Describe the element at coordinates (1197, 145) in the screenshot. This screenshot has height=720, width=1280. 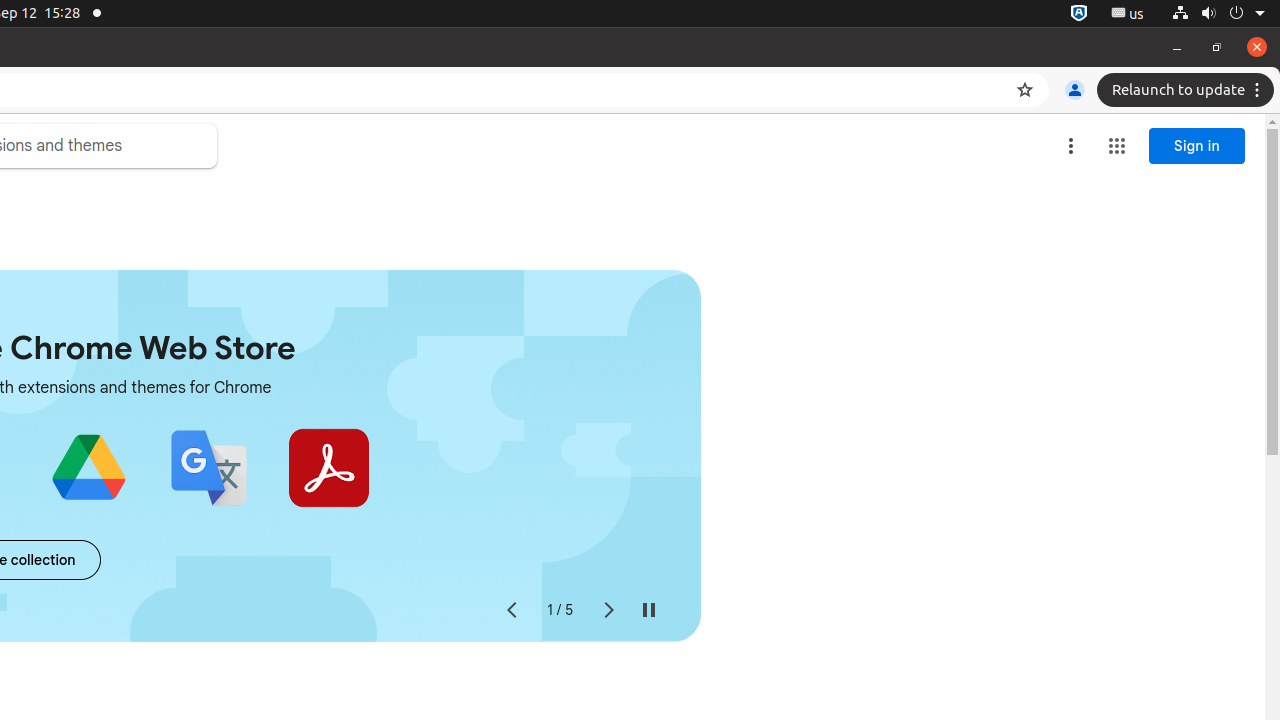
I see `'Sign in'` at that location.